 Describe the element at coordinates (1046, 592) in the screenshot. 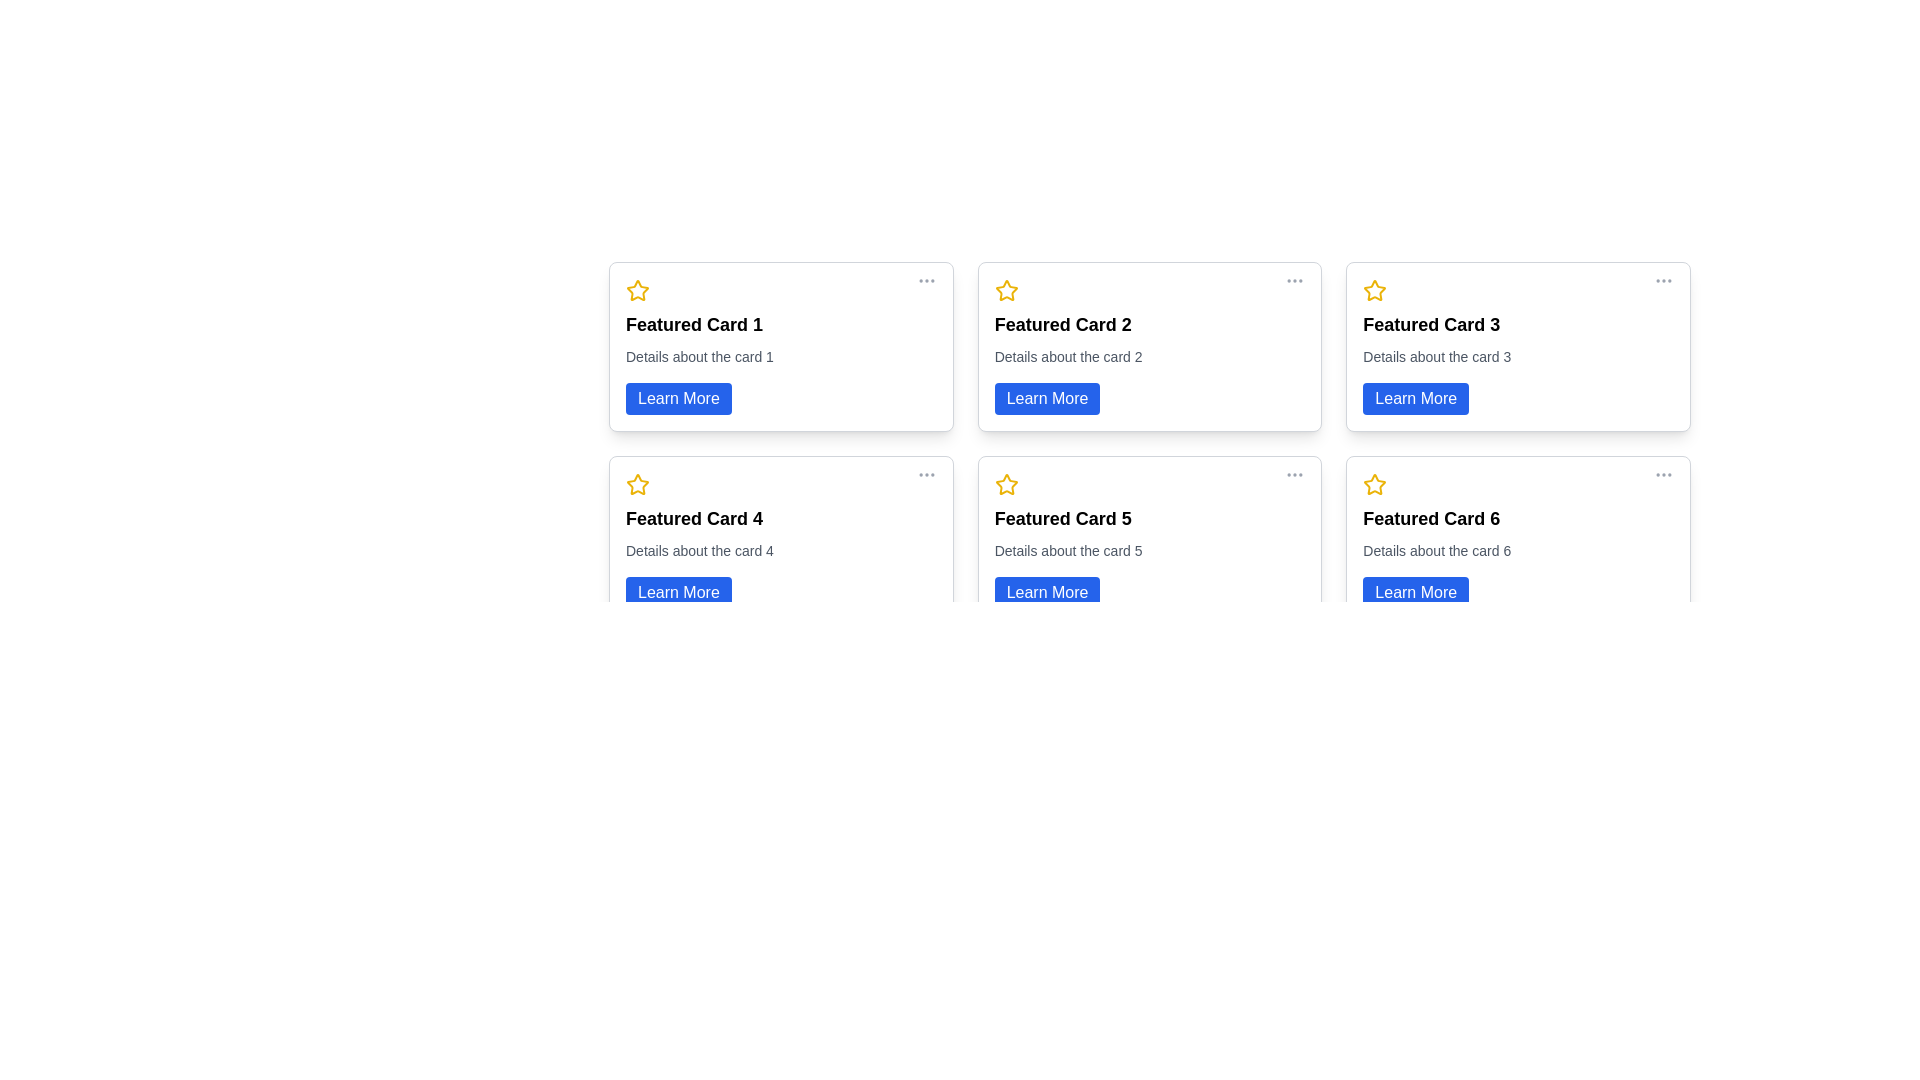

I see `the 'Learn More' button with rounded edges located at the bottom of 'Featured Card 5'` at that location.